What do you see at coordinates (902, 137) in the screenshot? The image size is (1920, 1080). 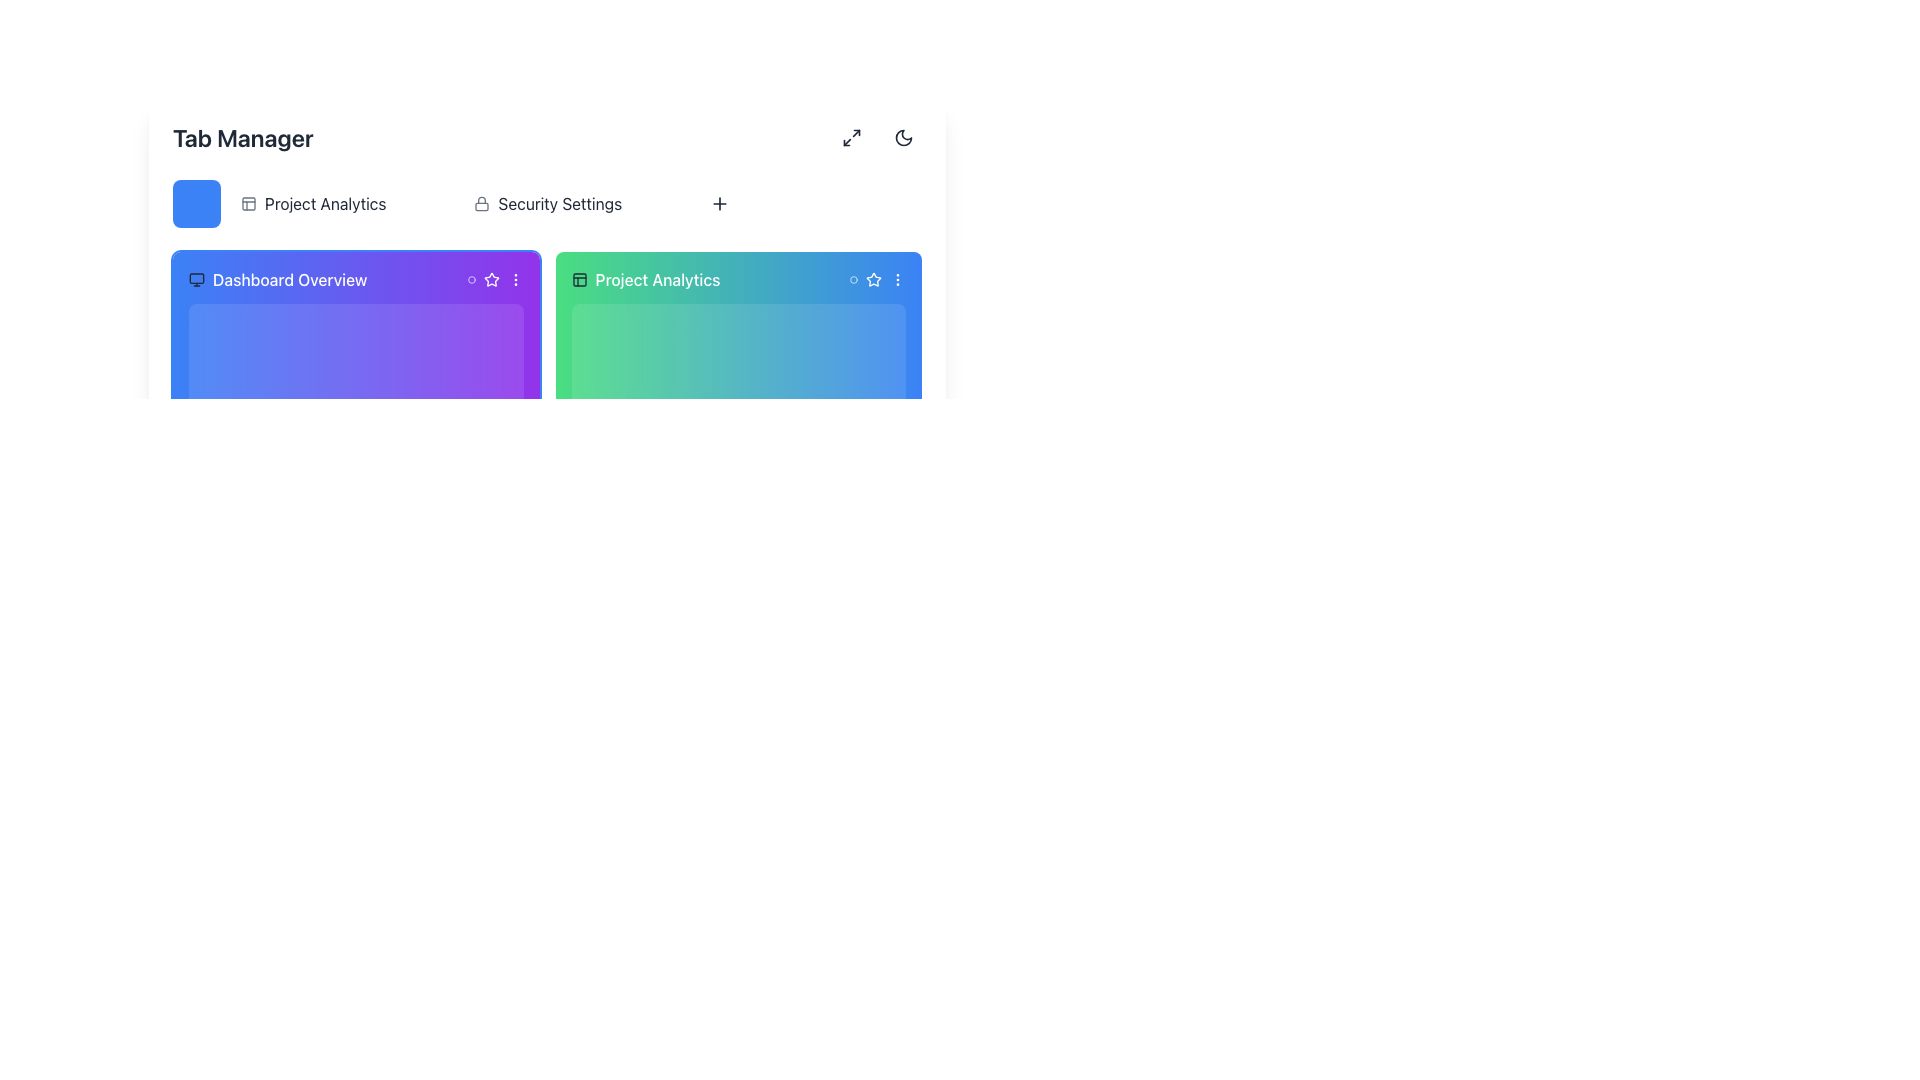 I see `the crescent moon icon in the top right section of the interface` at bounding box center [902, 137].